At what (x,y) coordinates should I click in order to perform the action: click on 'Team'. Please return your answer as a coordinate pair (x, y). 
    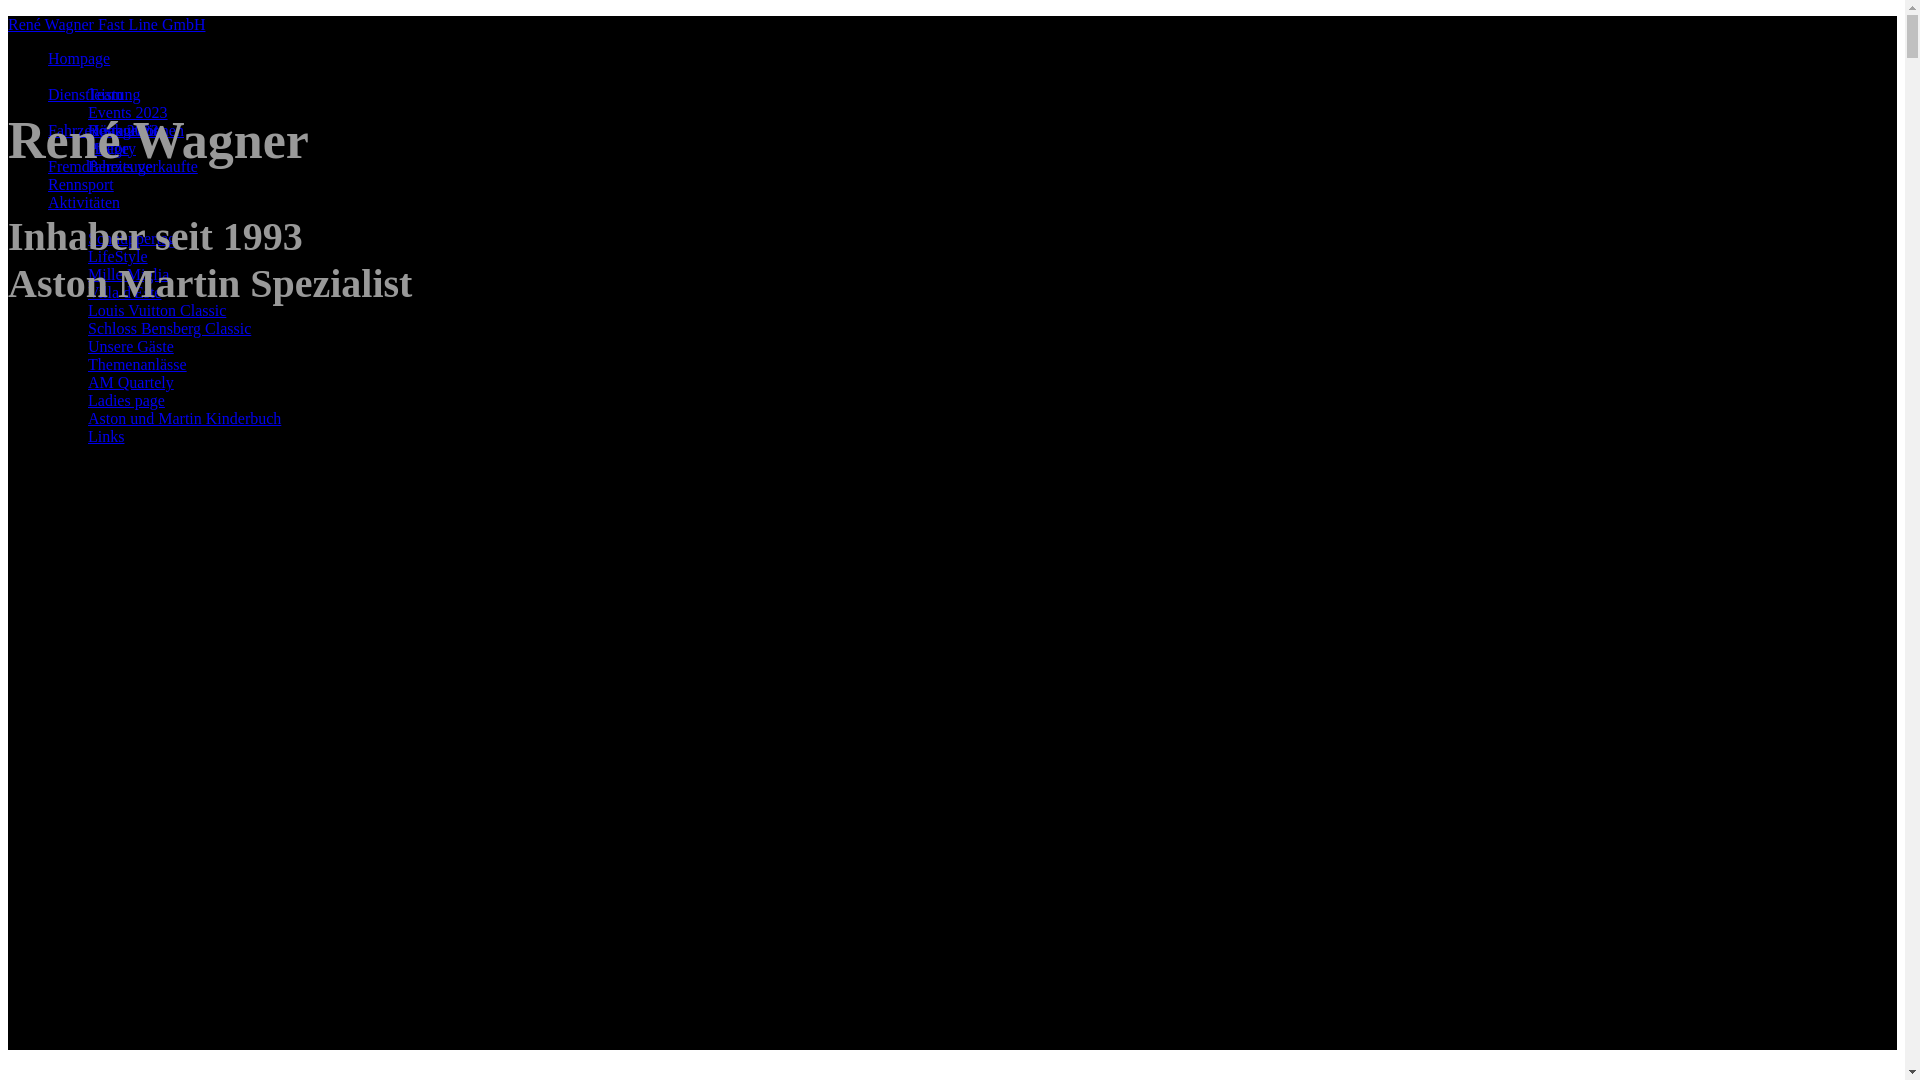
    Looking at the image, I should click on (104, 94).